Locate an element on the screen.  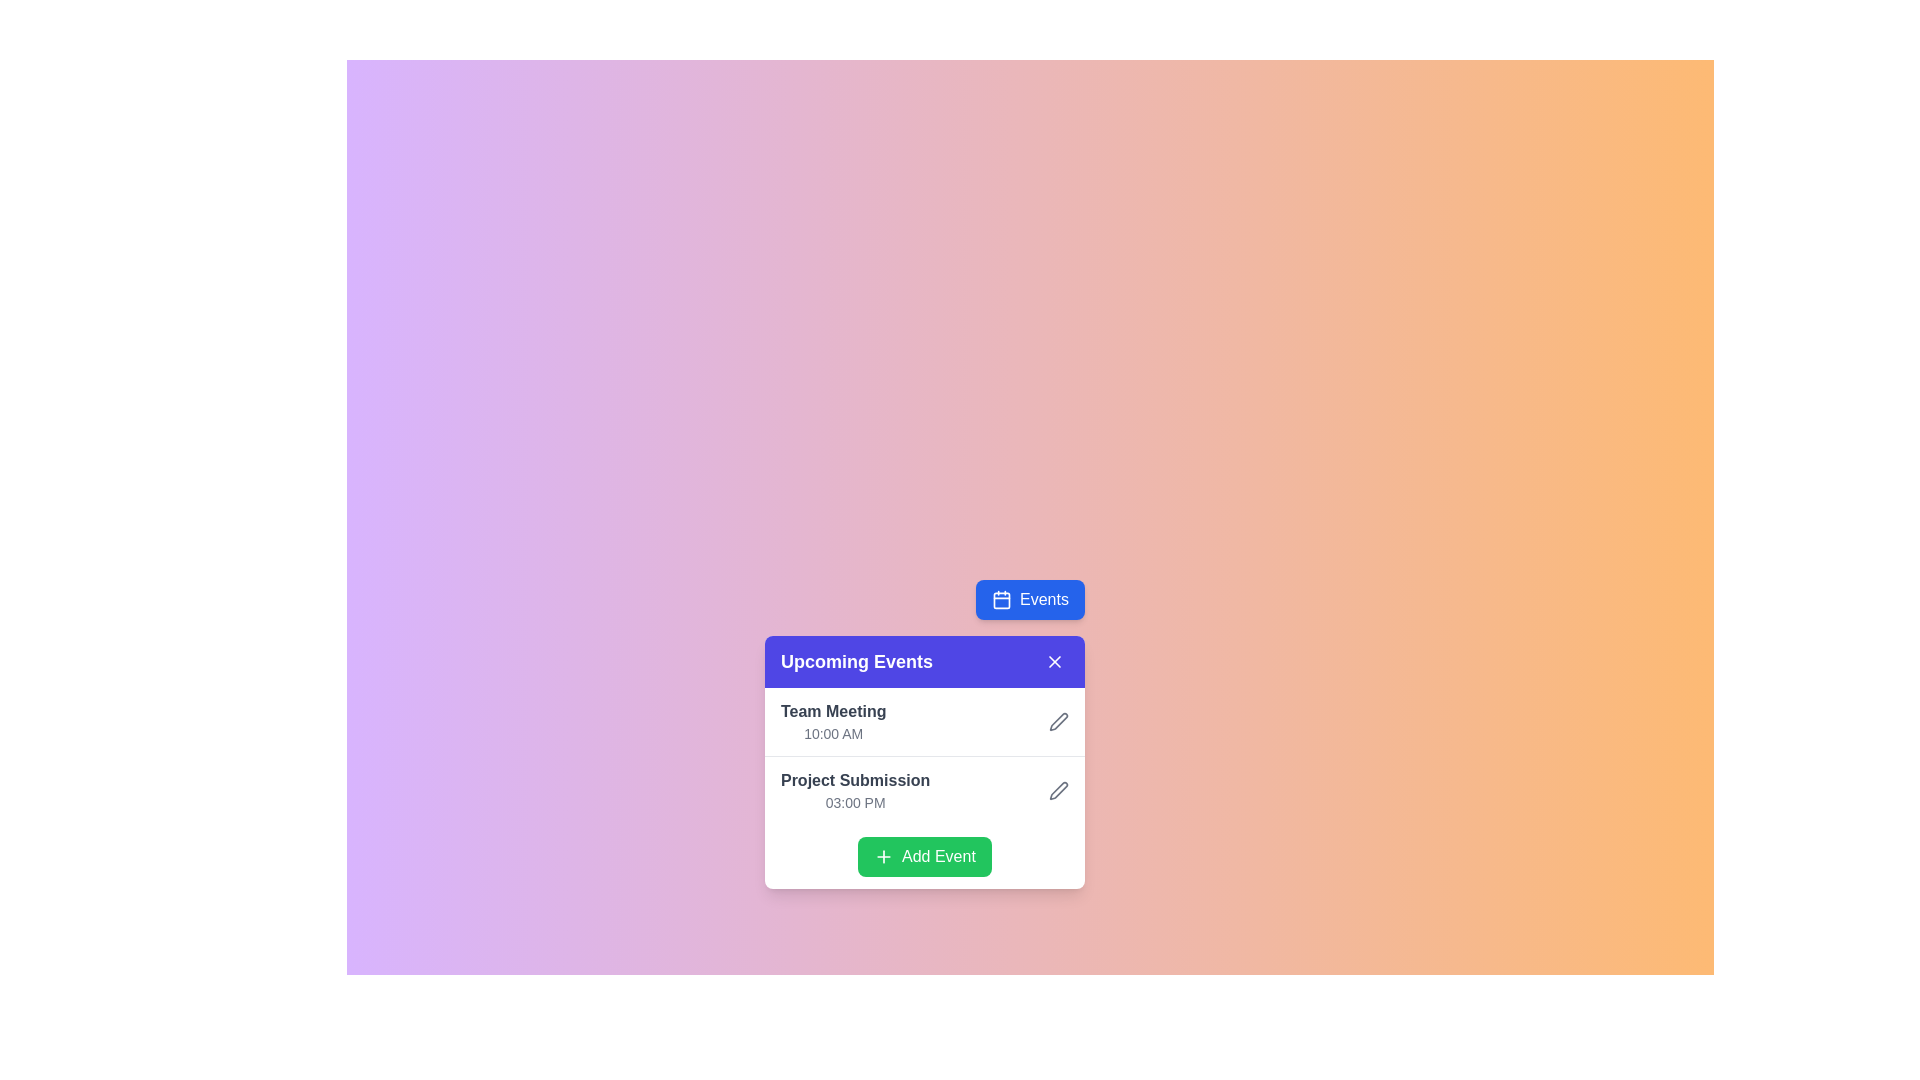
the 'Add Event' button located at the bottom center of the modal is located at coordinates (923, 855).